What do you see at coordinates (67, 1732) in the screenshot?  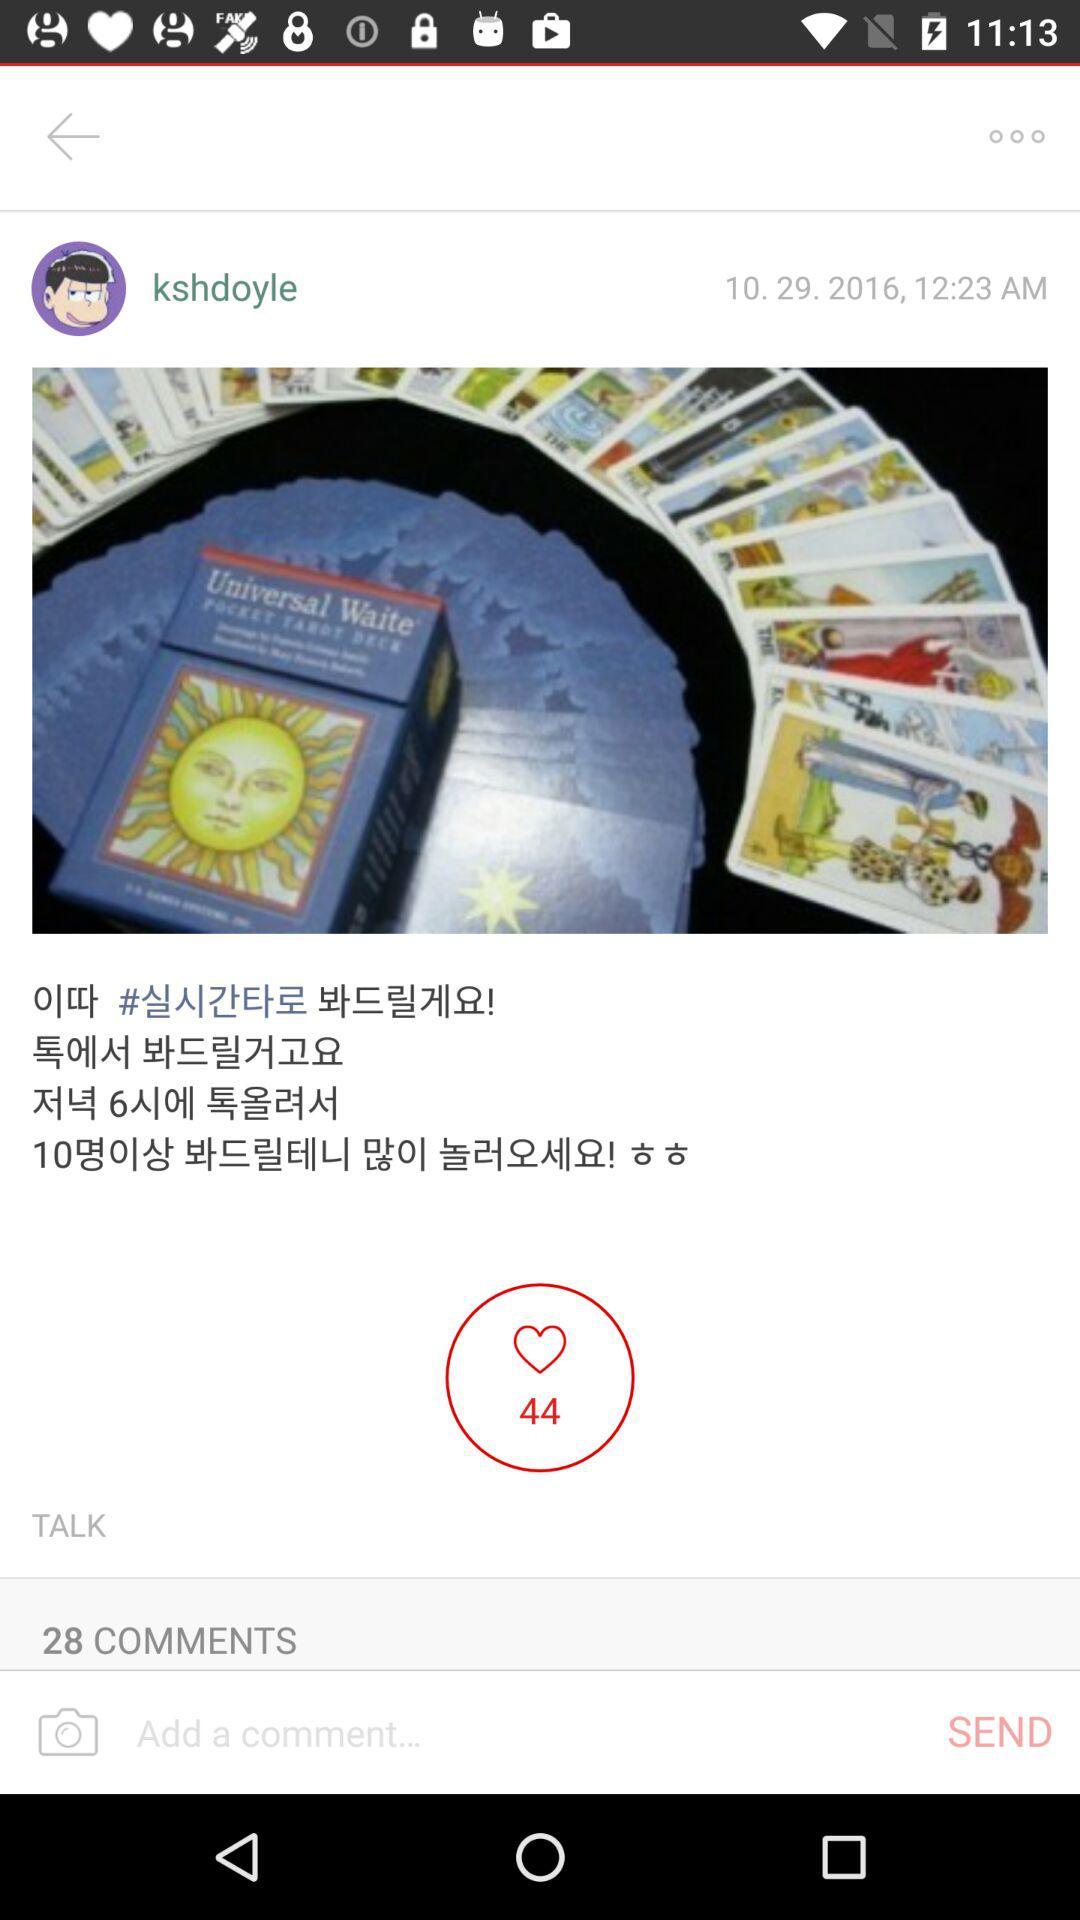 I see `the photo icon` at bounding box center [67, 1732].